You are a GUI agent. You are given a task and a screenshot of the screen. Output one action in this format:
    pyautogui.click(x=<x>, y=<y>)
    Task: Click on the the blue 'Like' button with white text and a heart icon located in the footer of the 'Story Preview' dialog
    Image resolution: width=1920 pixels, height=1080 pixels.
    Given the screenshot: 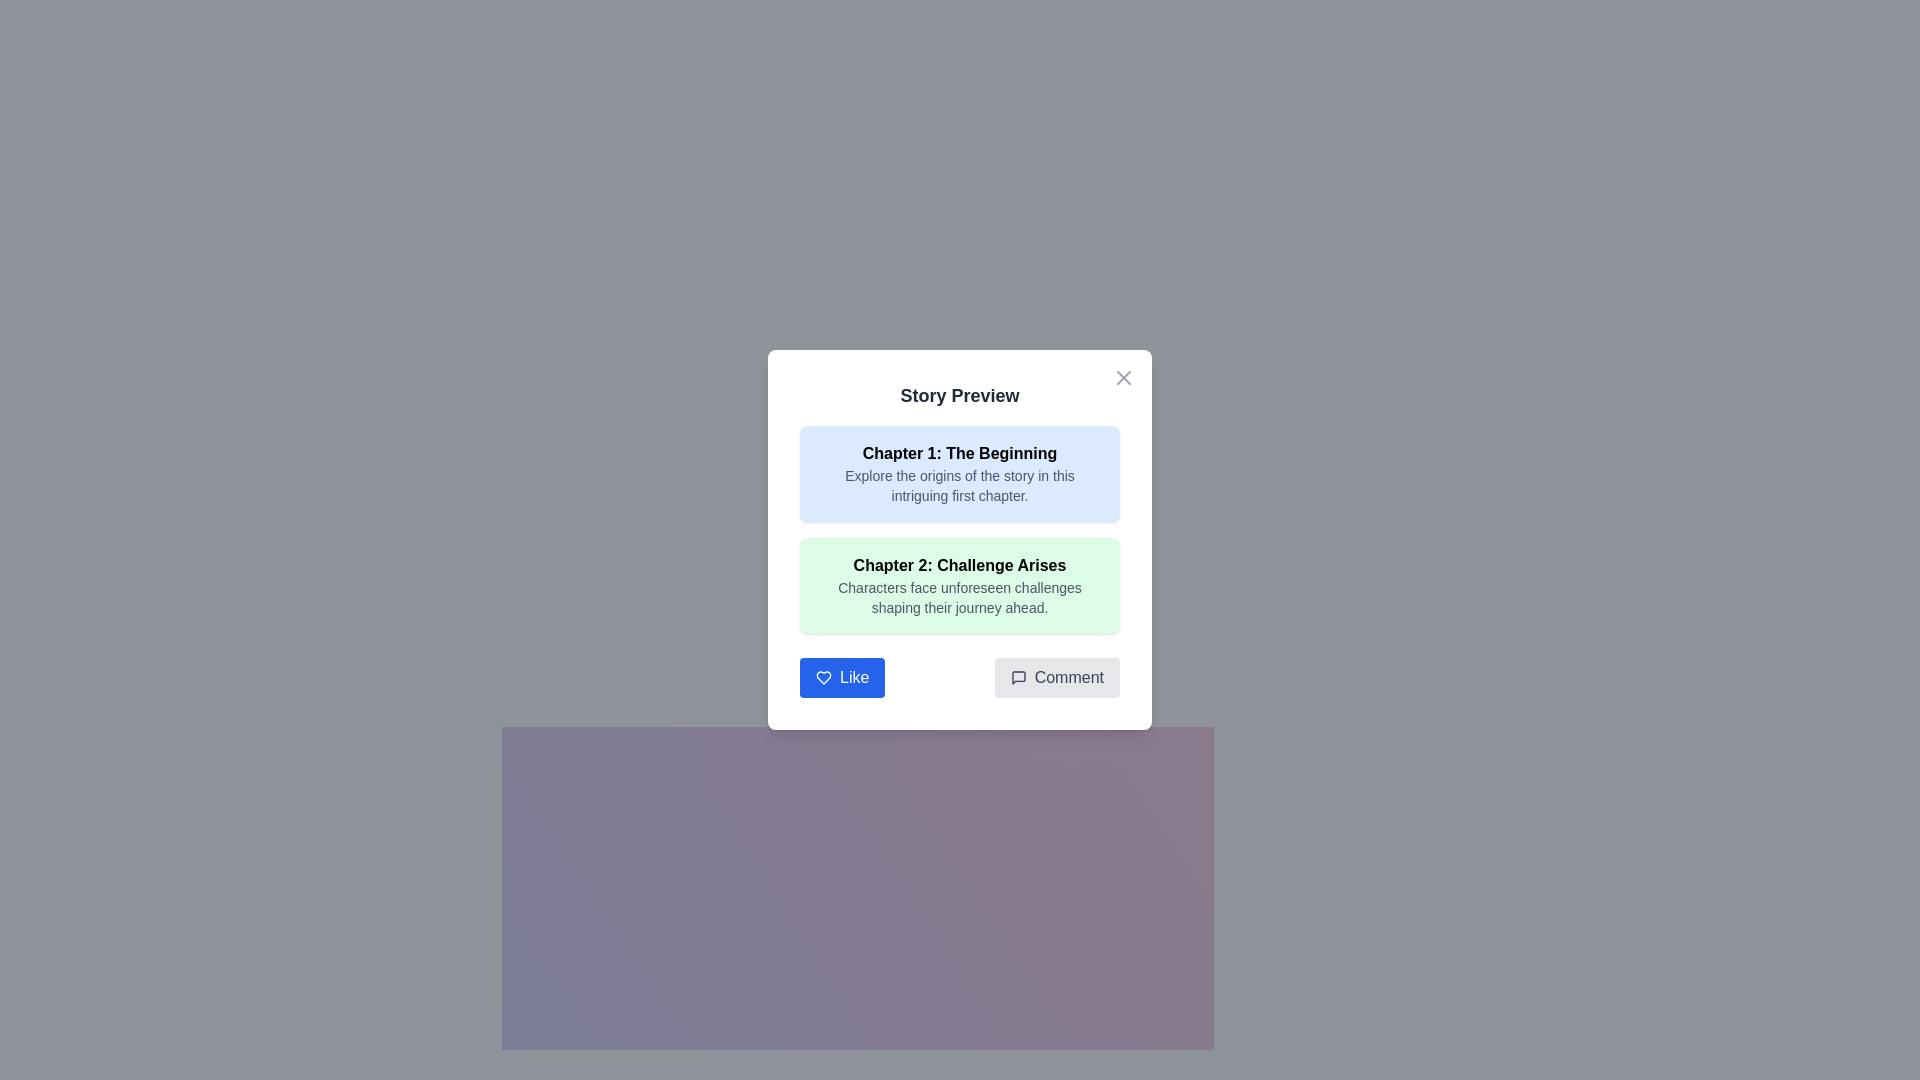 What is the action you would take?
    pyautogui.click(x=842, y=677)
    